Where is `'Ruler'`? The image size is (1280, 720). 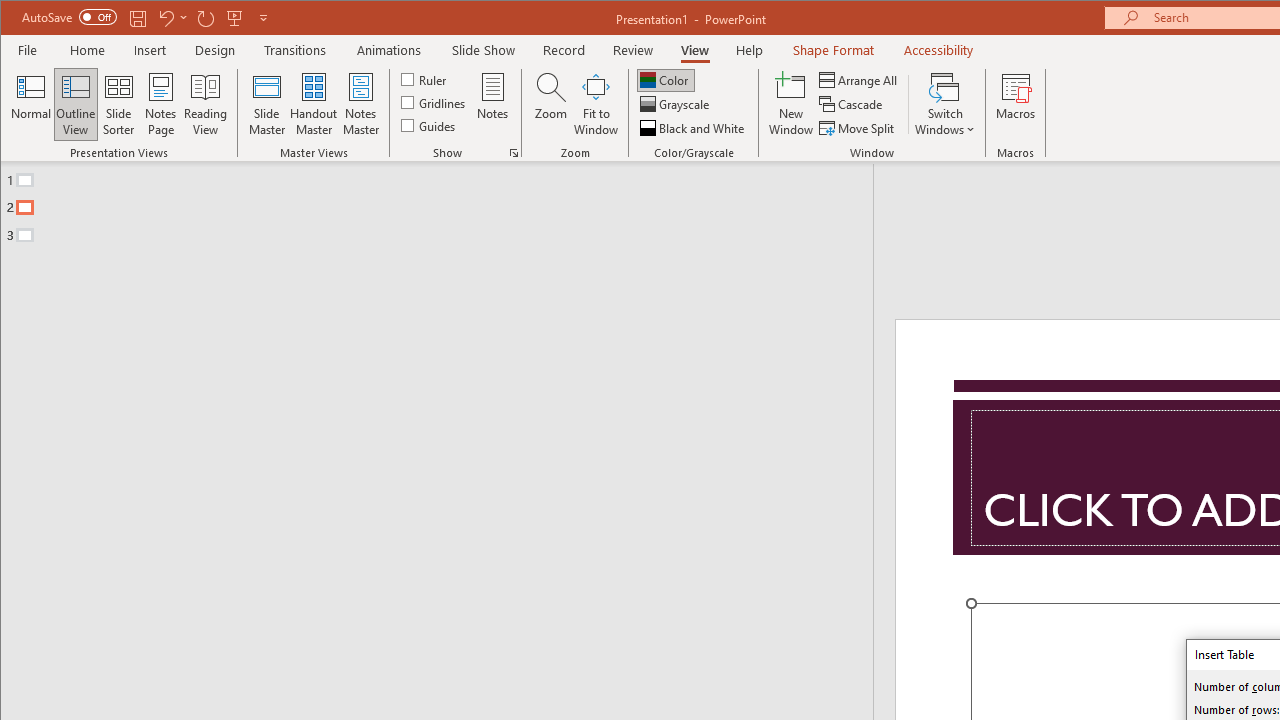 'Ruler' is located at coordinates (424, 78).